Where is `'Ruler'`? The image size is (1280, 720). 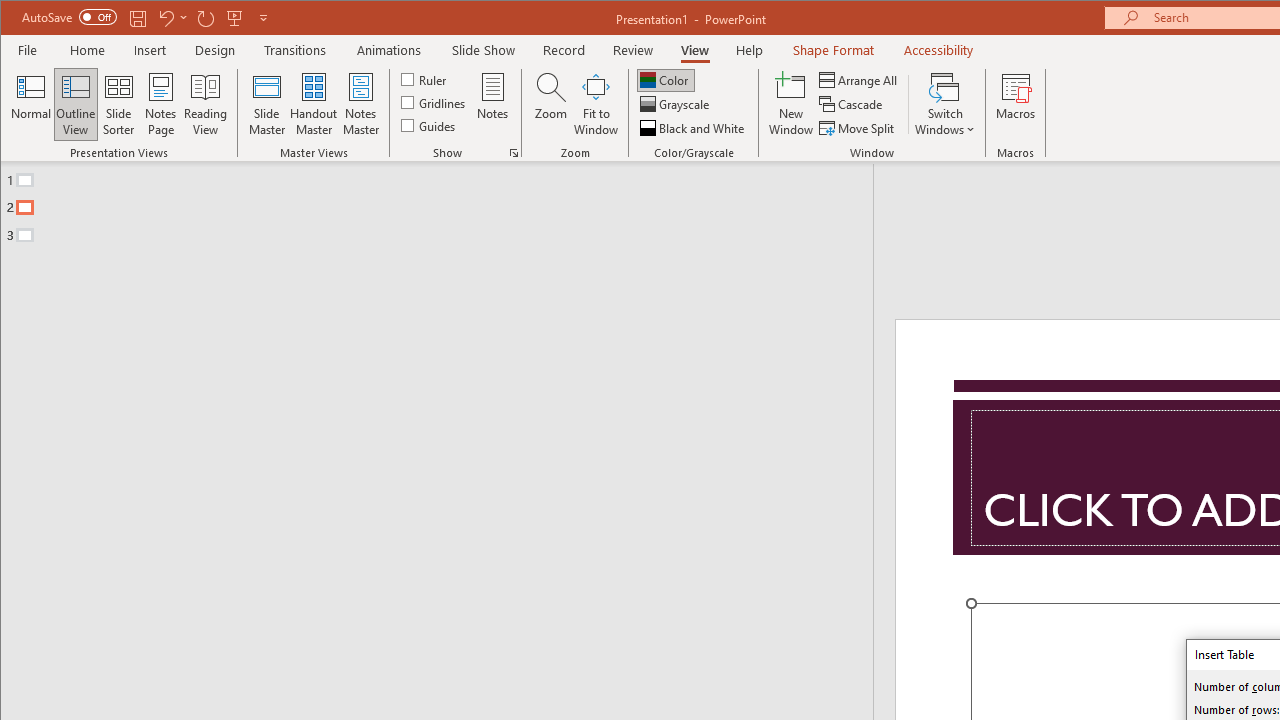 'Ruler' is located at coordinates (424, 78).